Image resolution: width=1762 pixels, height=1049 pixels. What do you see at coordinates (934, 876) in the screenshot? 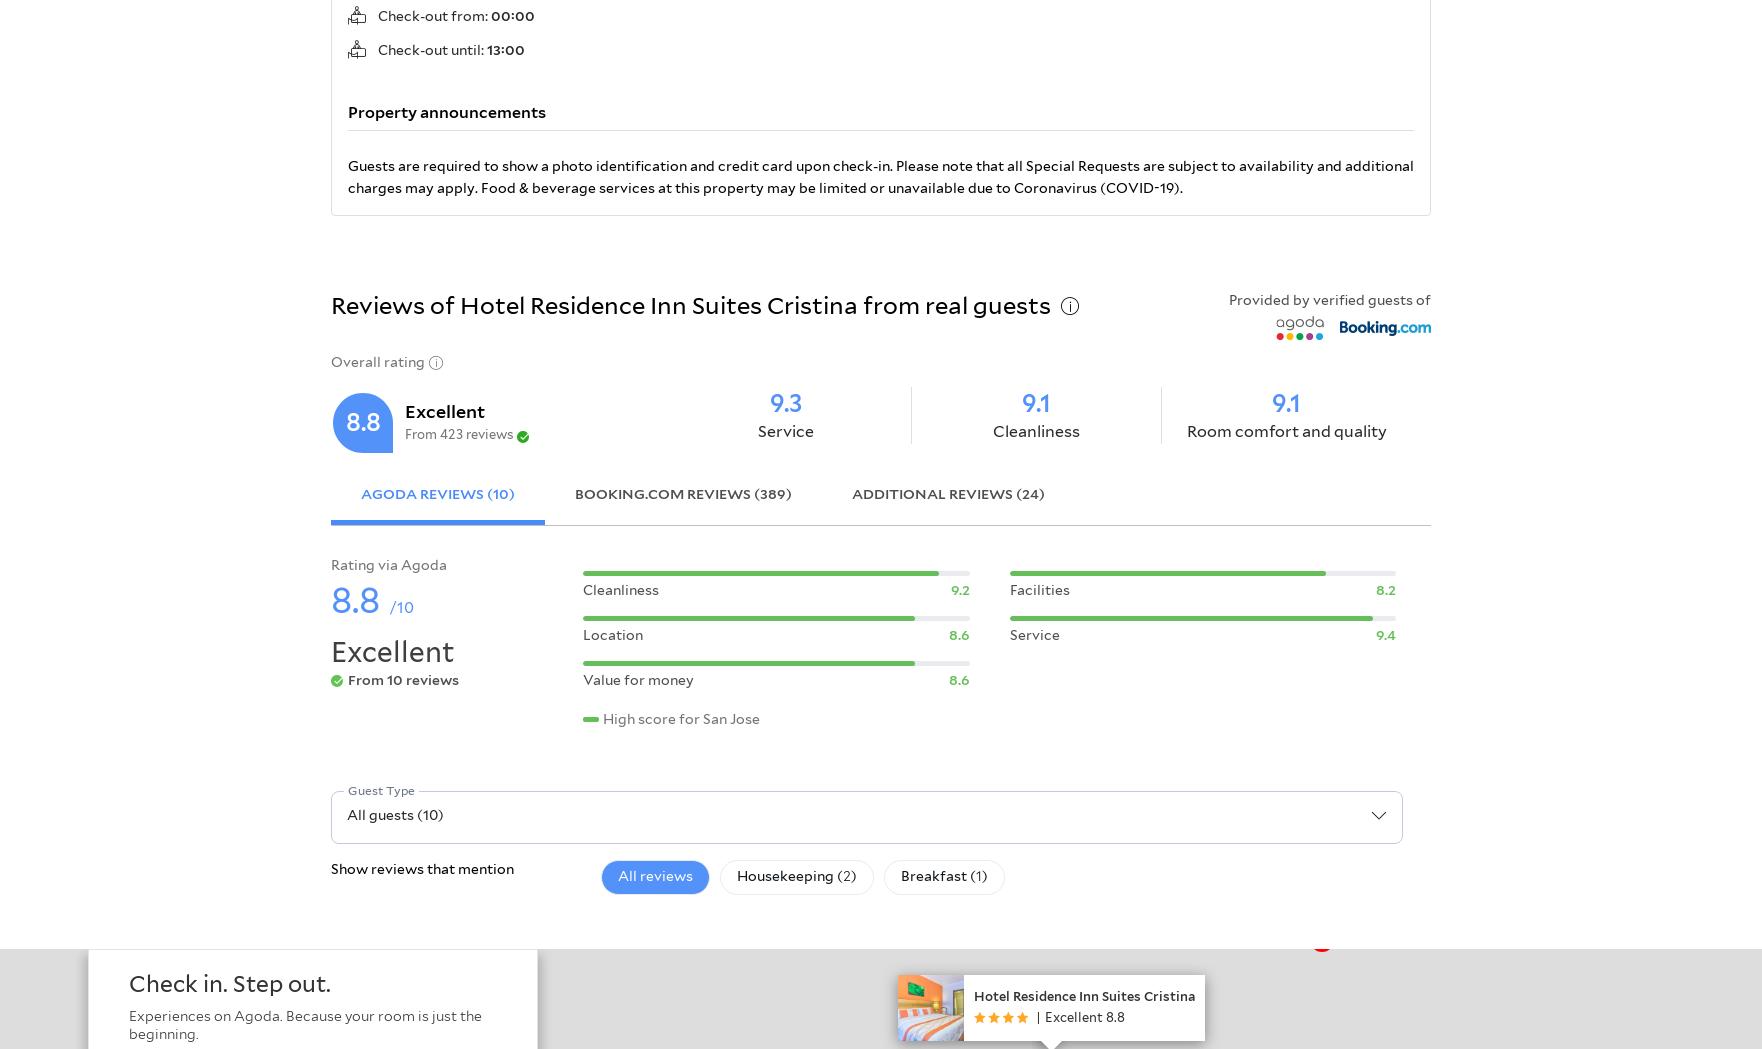
I see `'Breakfast'` at bounding box center [934, 876].